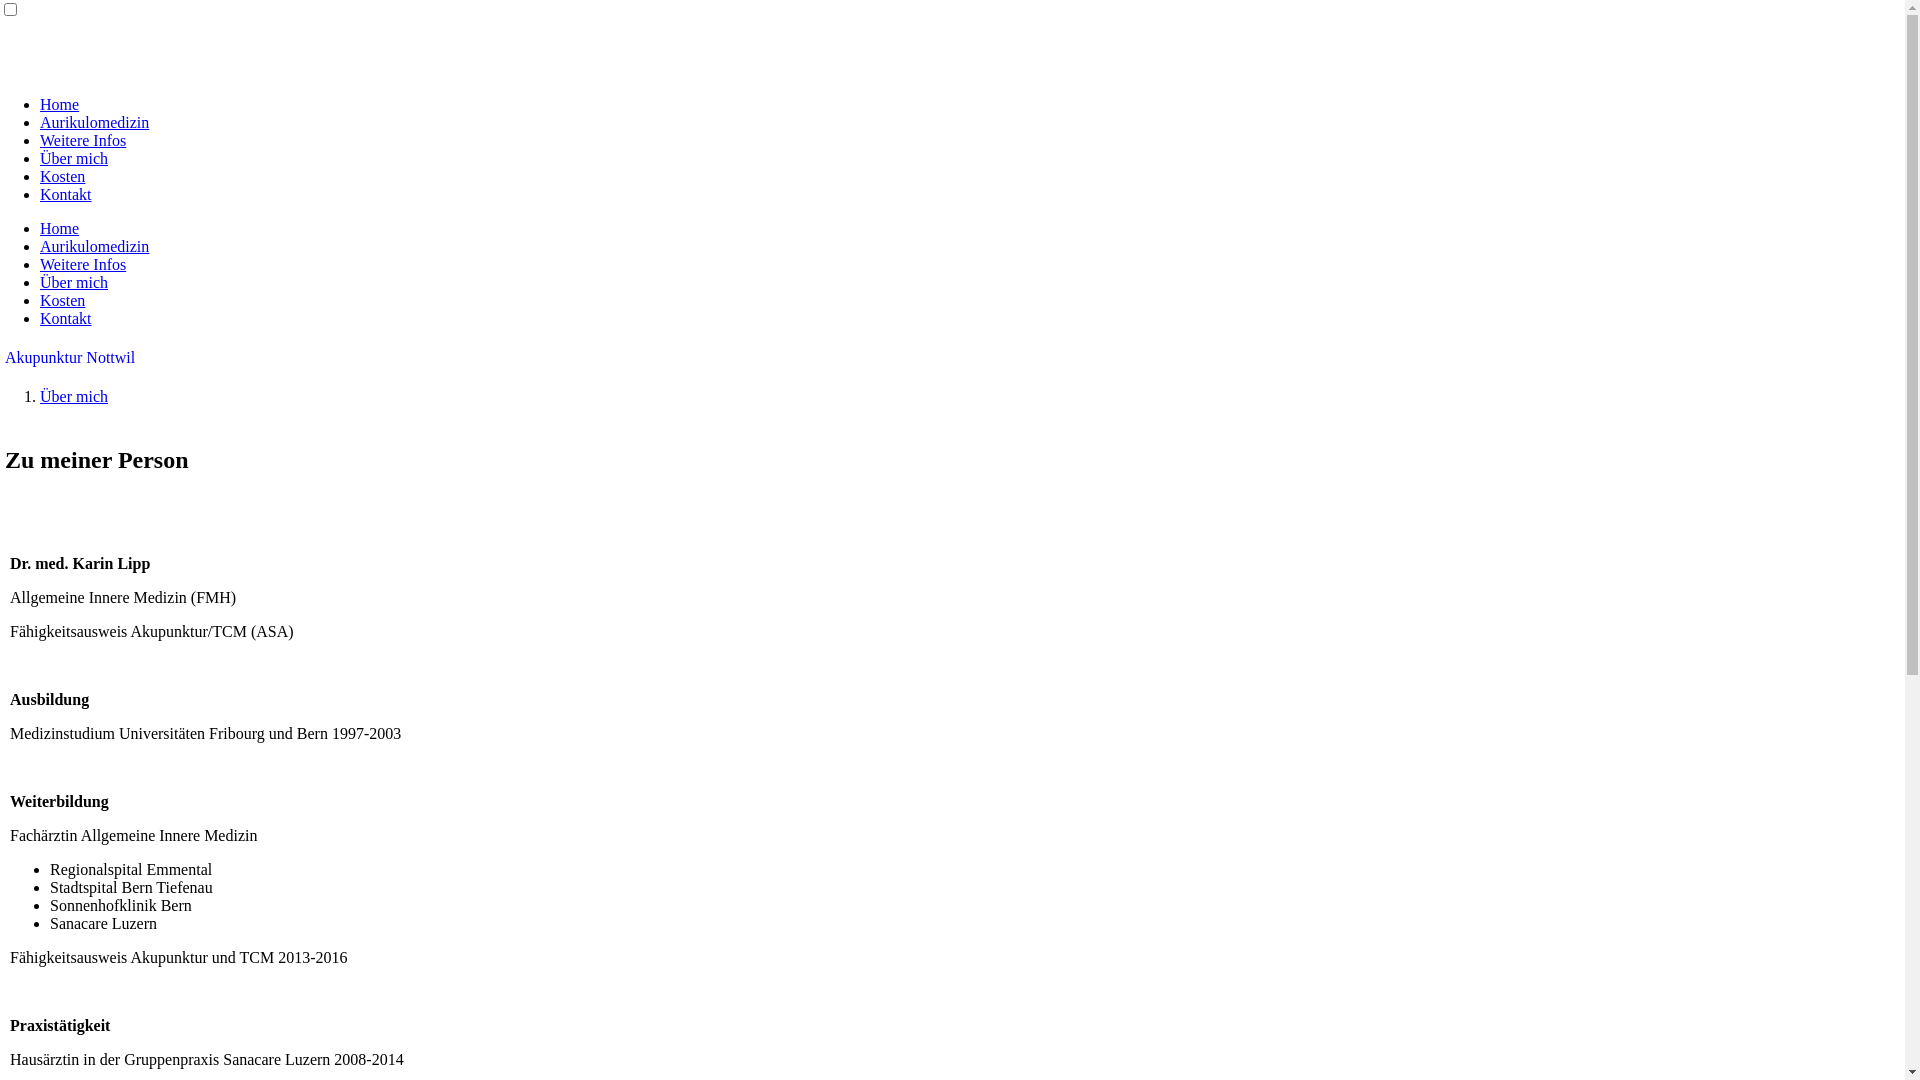 Image resolution: width=1920 pixels, height=1080 pixels. I want to click on 'Akupunktur Nottwil', so click(70, 356).